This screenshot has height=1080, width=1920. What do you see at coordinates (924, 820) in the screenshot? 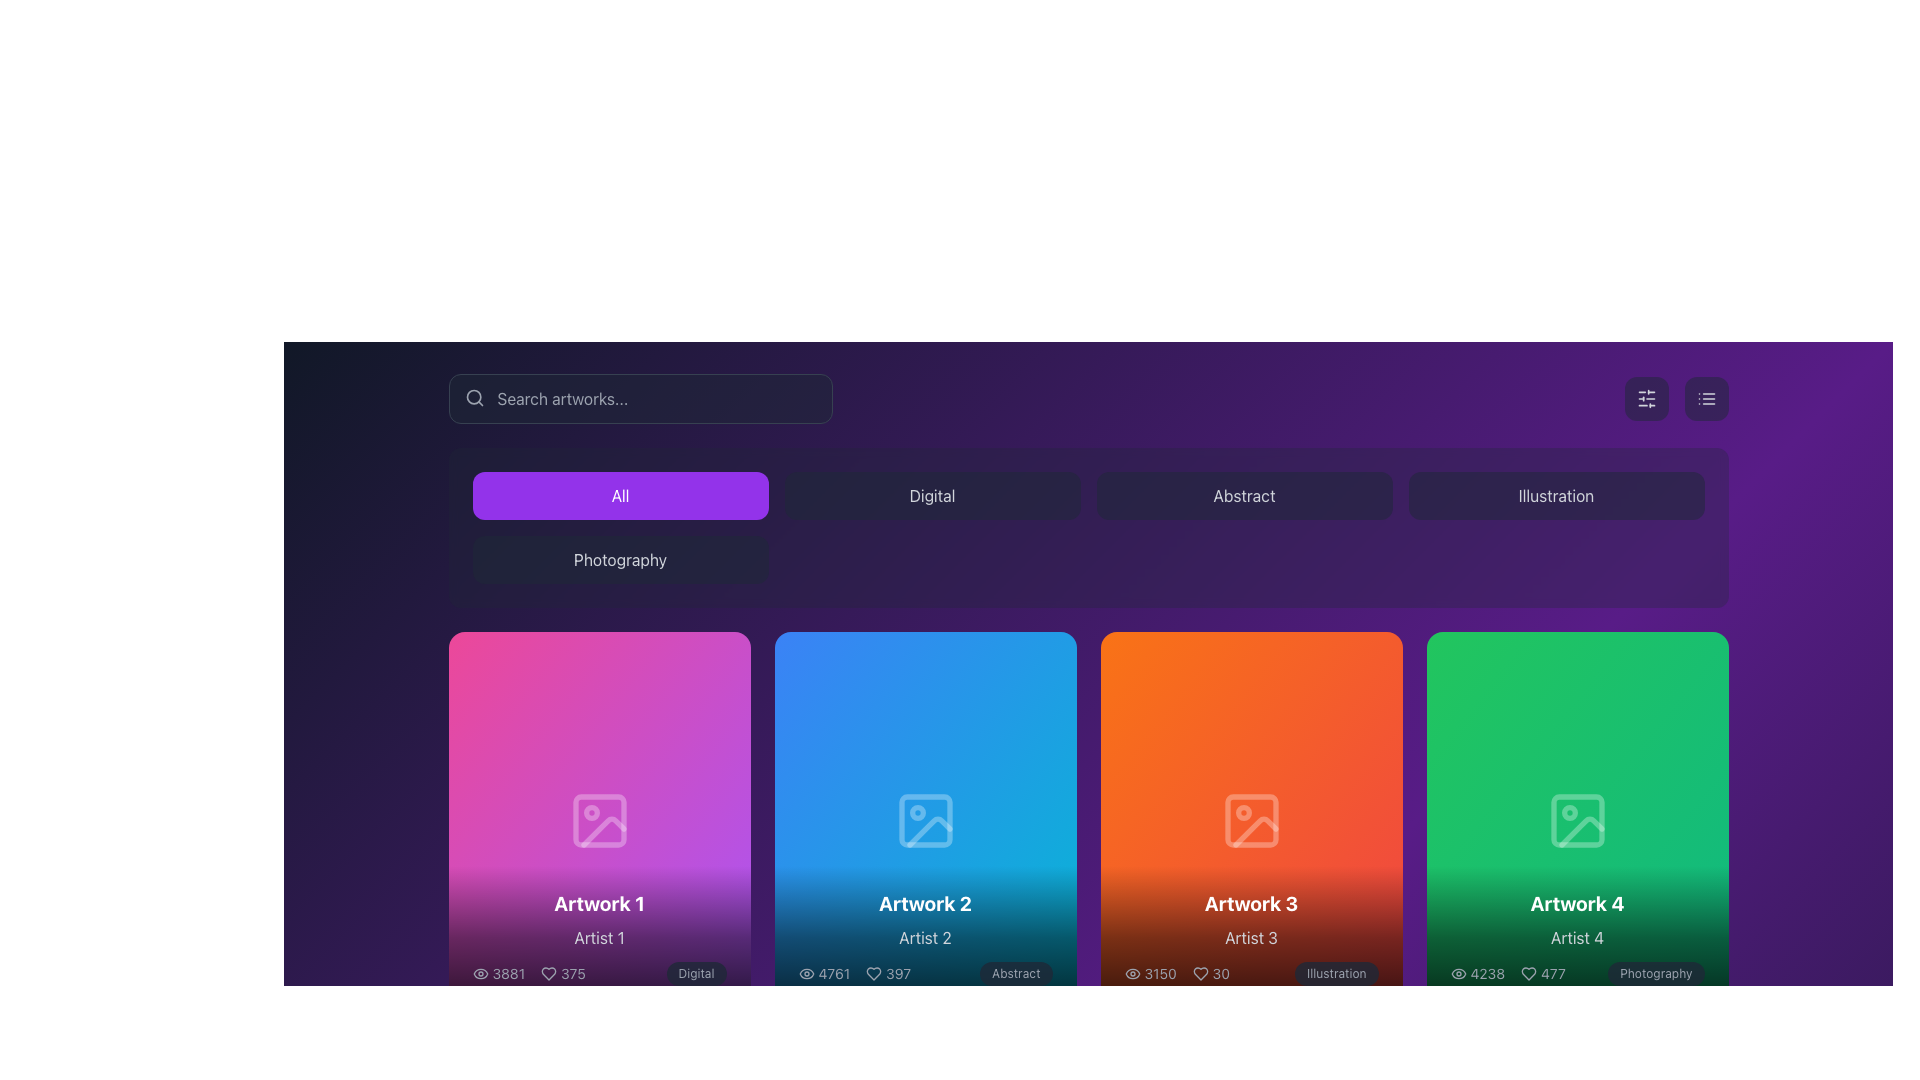
I see `the small light blue rounded rectangle SVG shape representing an image icon located at the center of the artwork card titled 'Artwork 2'` at bounding box center [924, 820].